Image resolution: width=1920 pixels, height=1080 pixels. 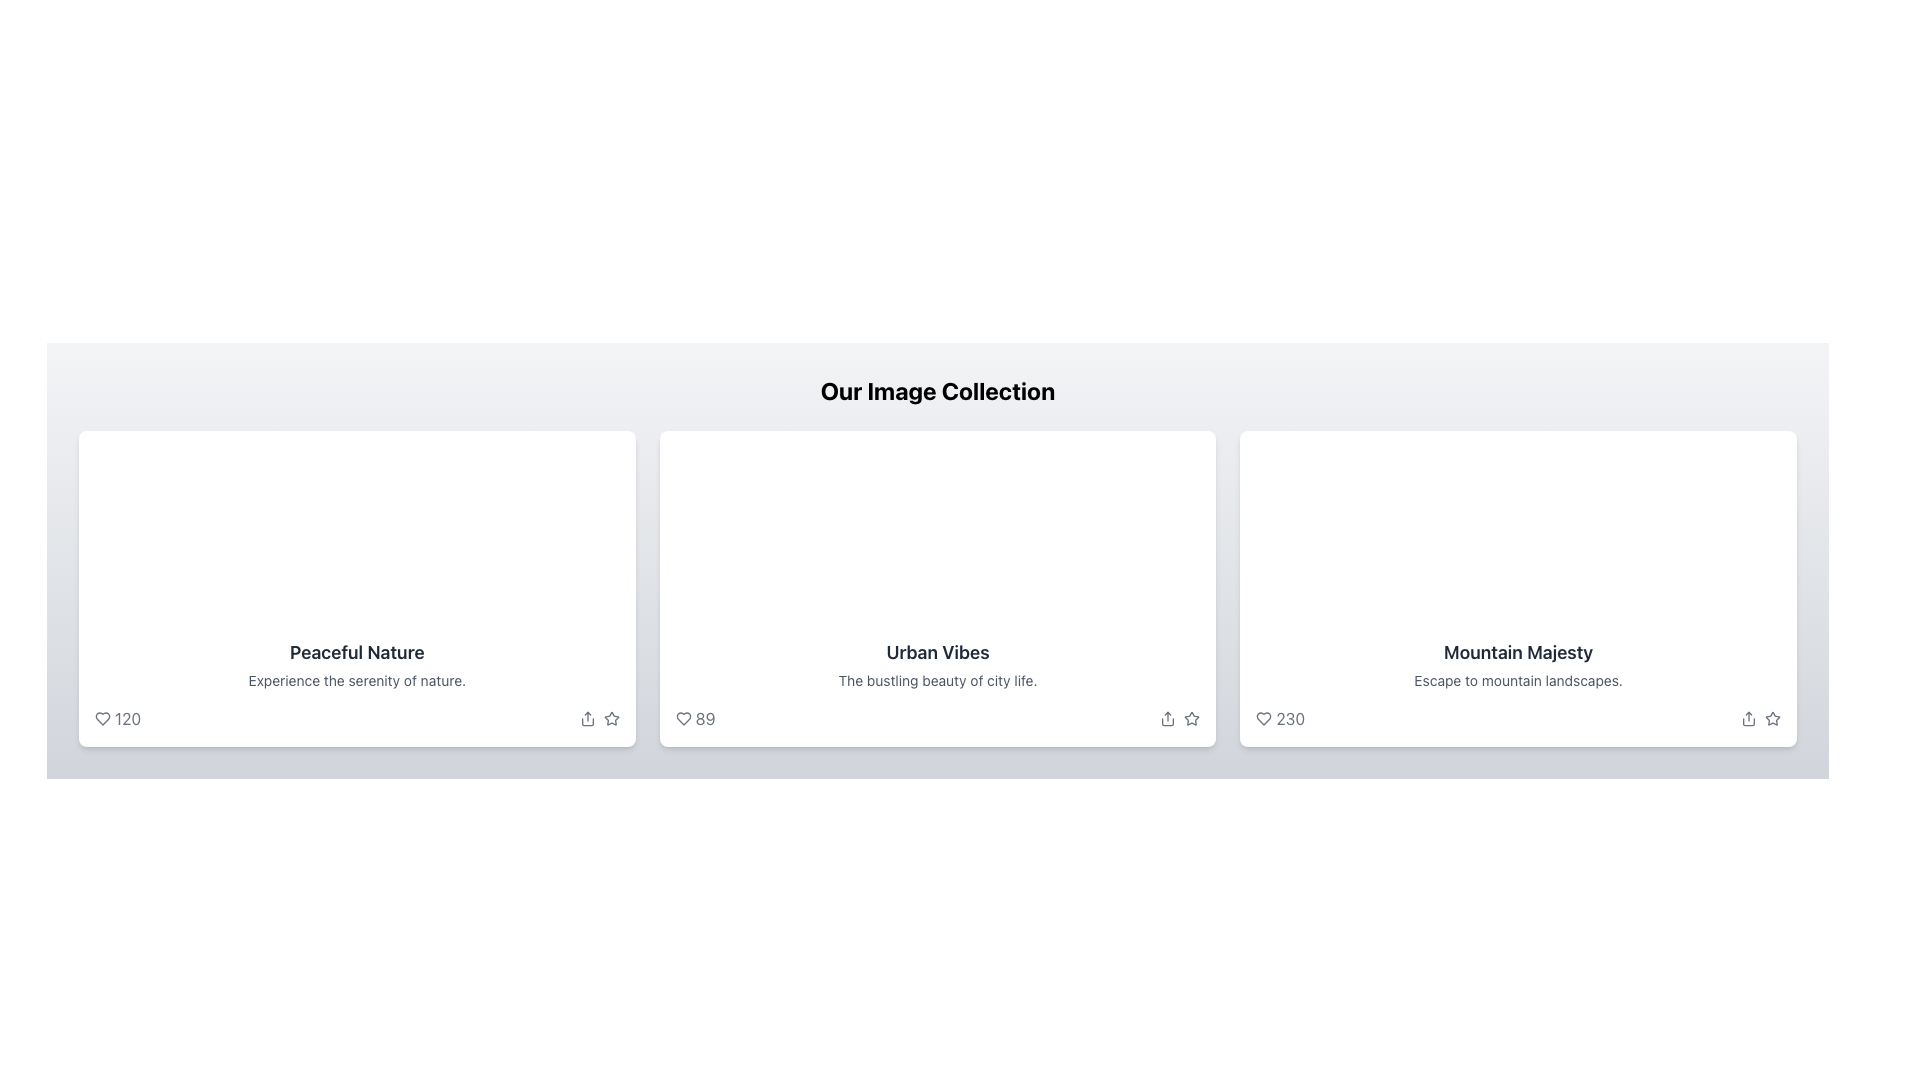 I want to click on the heart icon located in the bottom-left corner of the 'Mountain Majesty' card to like it, so click(x=1280, y=717).